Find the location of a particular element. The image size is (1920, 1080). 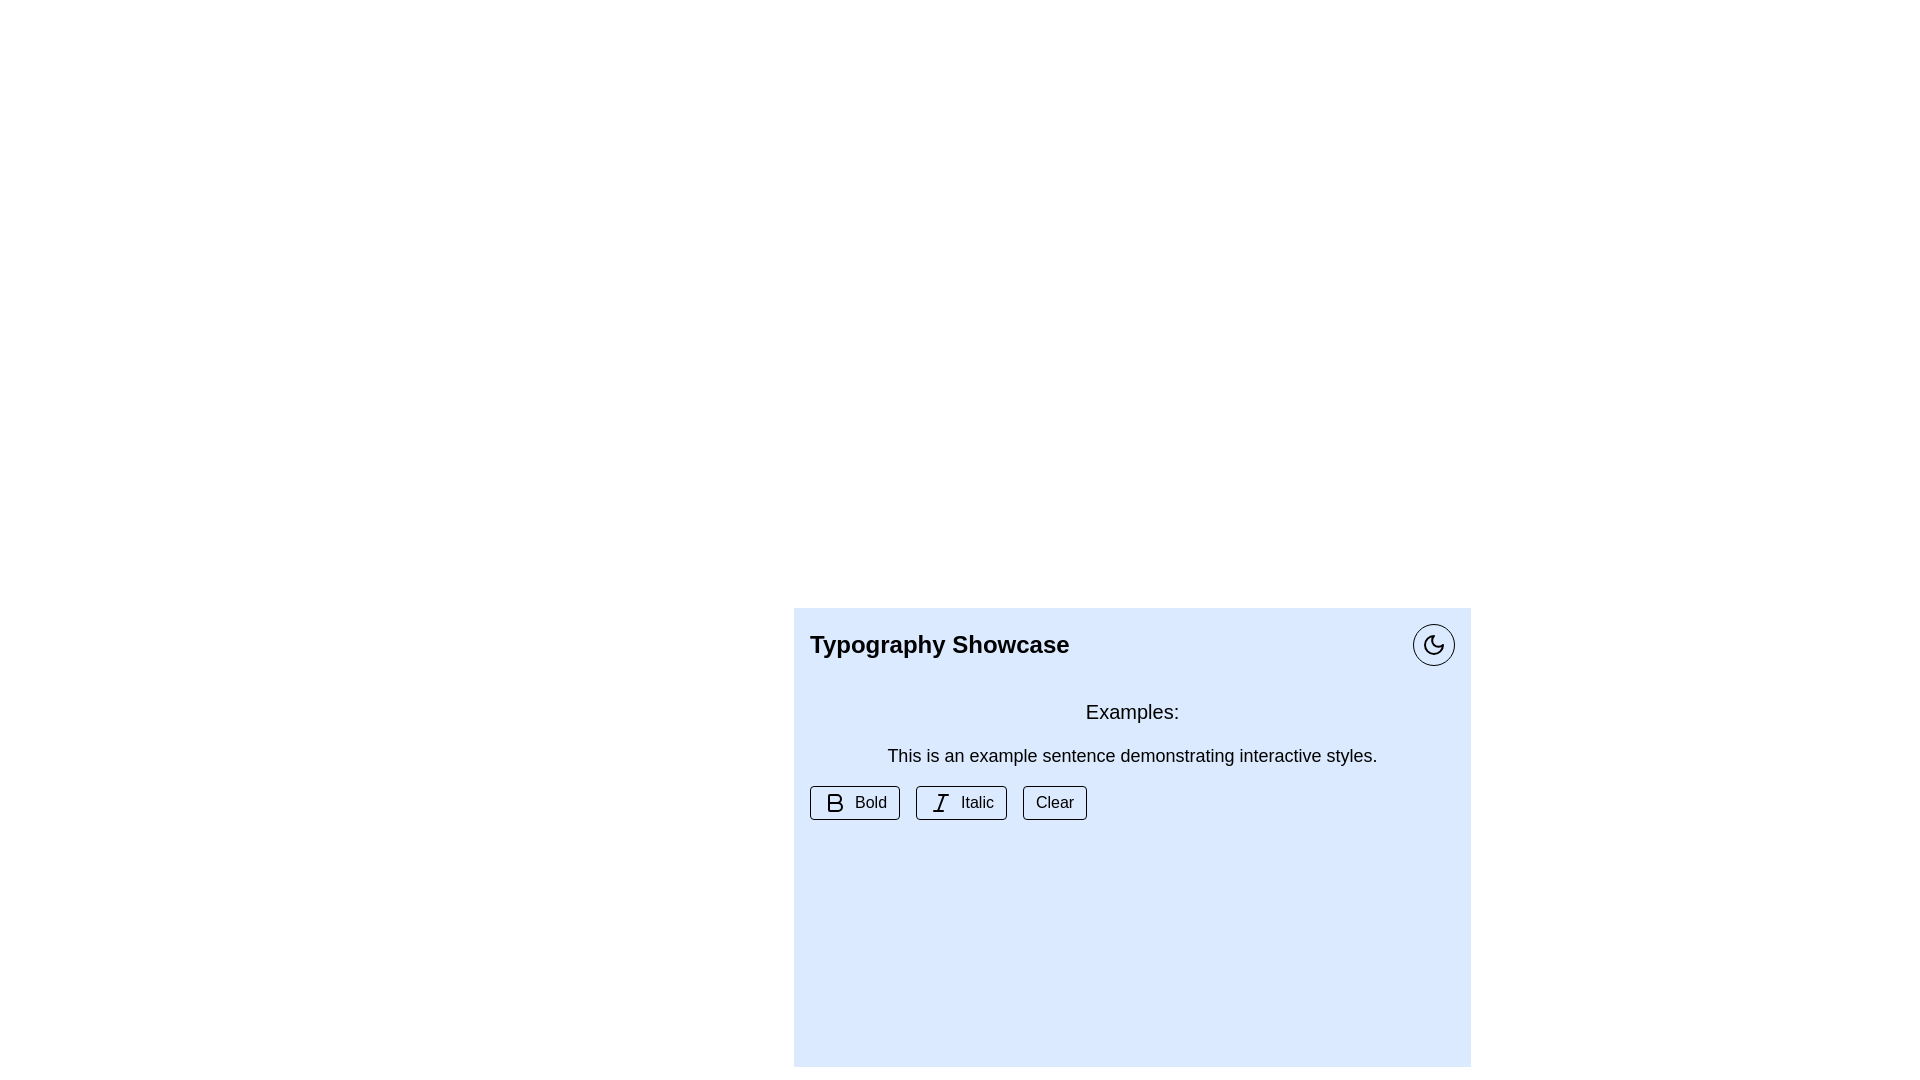

the 'Clear' button, which is a rectangular button with a light-colored background and dark border, located to the right of the 'Italic' button in the lower region of the interface is located at coordinates (1054, 801).